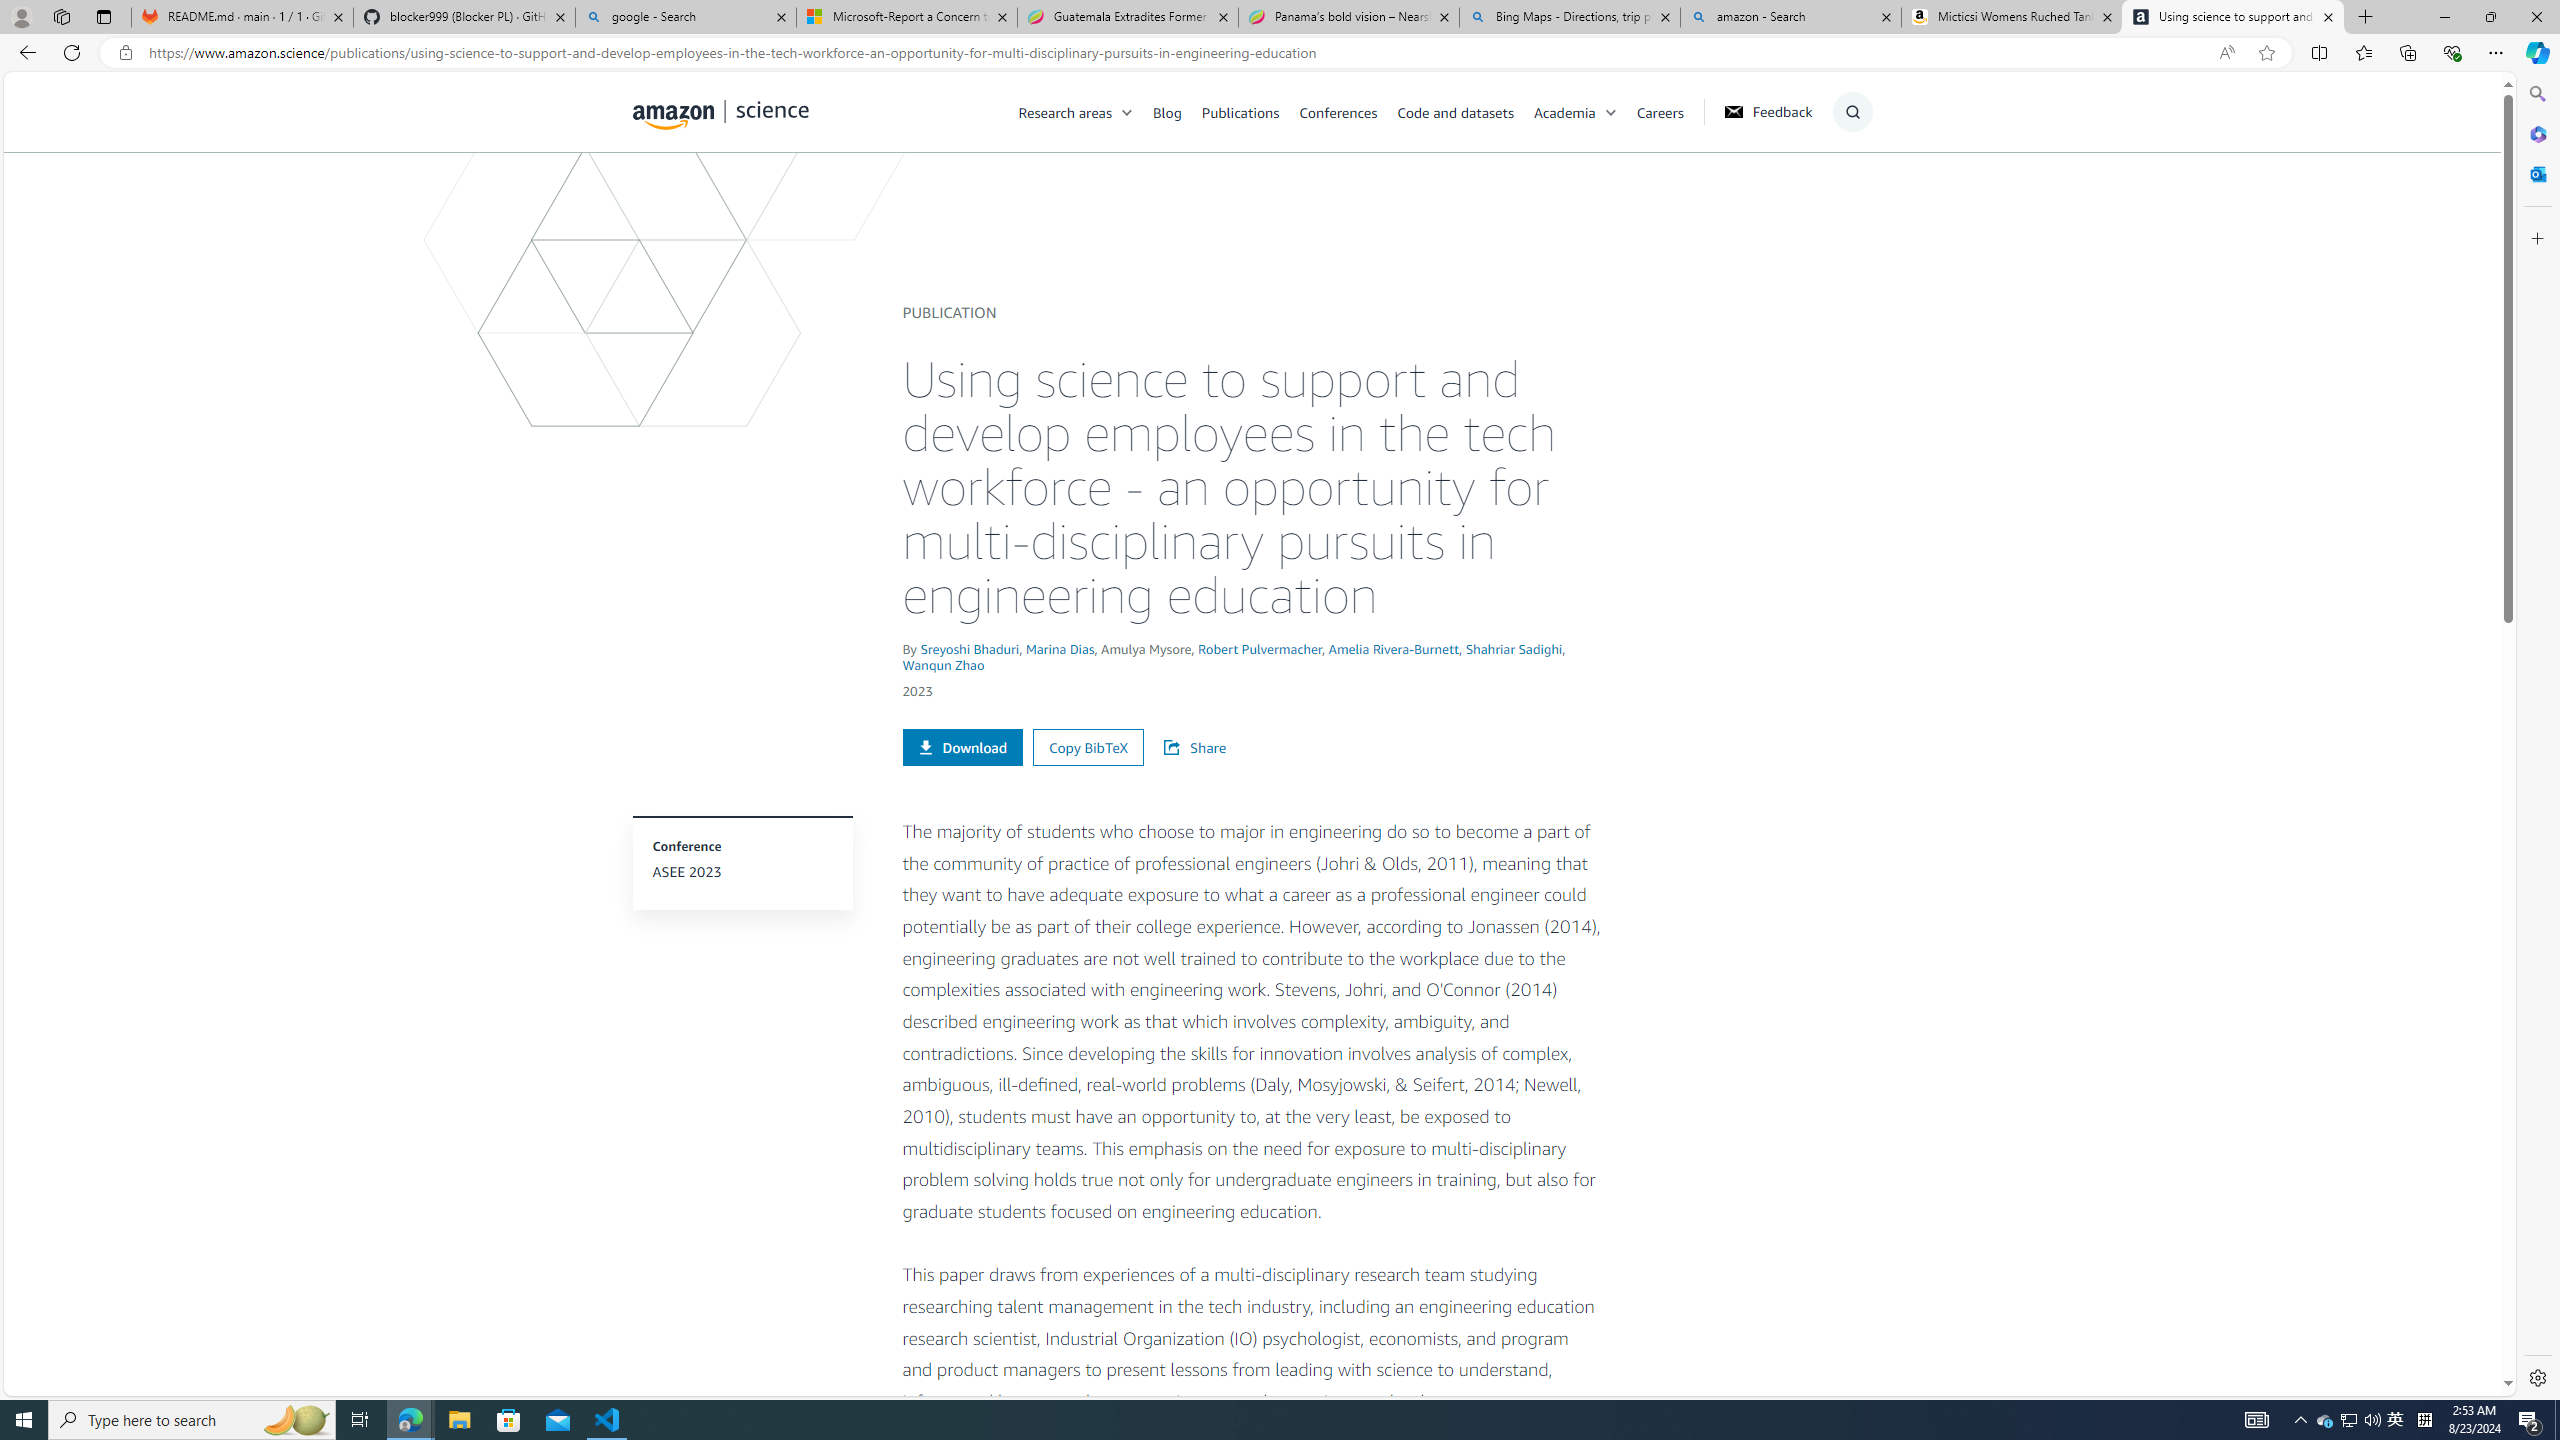  Describe the element at coordinates (1085, 111) in the screenshot. I see `'Research areas'` at that location.